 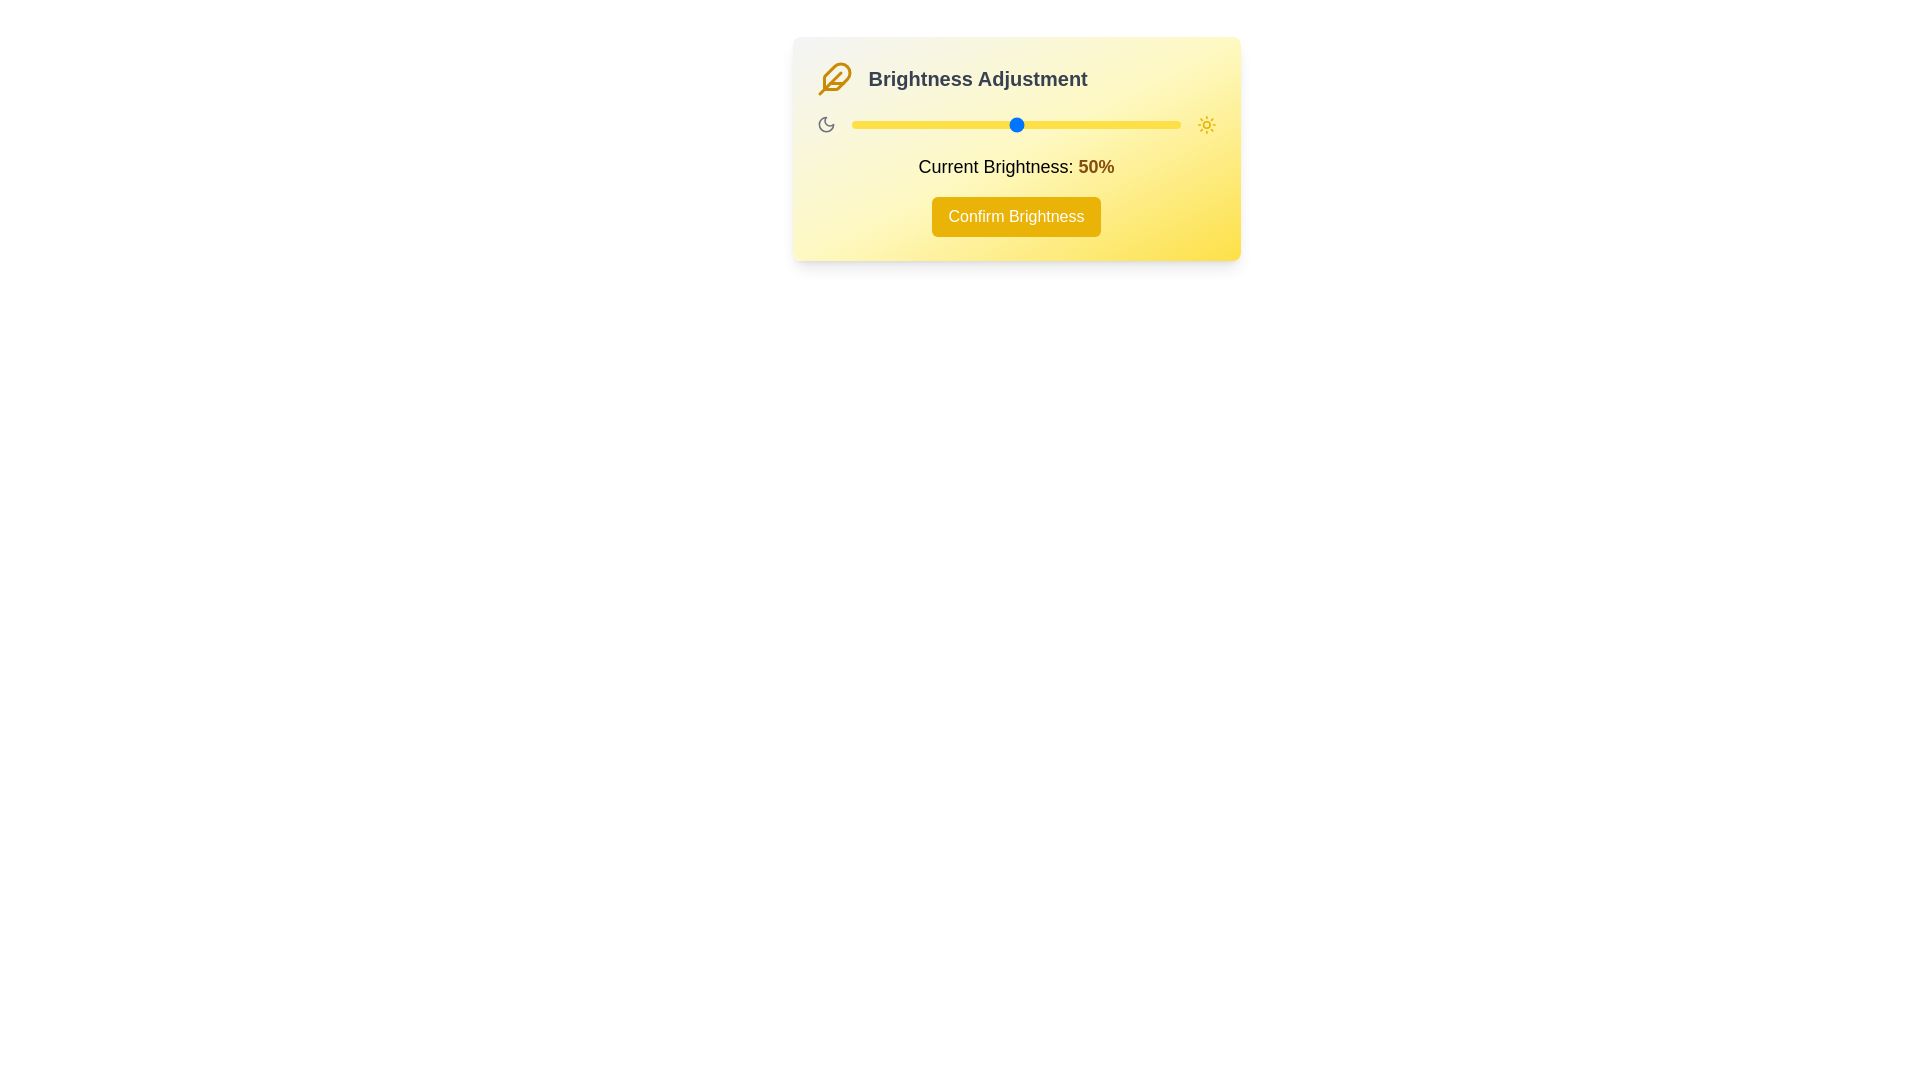 I want to click on the brightness to 76% by dragging the slider, so click(x=1100, y=124).